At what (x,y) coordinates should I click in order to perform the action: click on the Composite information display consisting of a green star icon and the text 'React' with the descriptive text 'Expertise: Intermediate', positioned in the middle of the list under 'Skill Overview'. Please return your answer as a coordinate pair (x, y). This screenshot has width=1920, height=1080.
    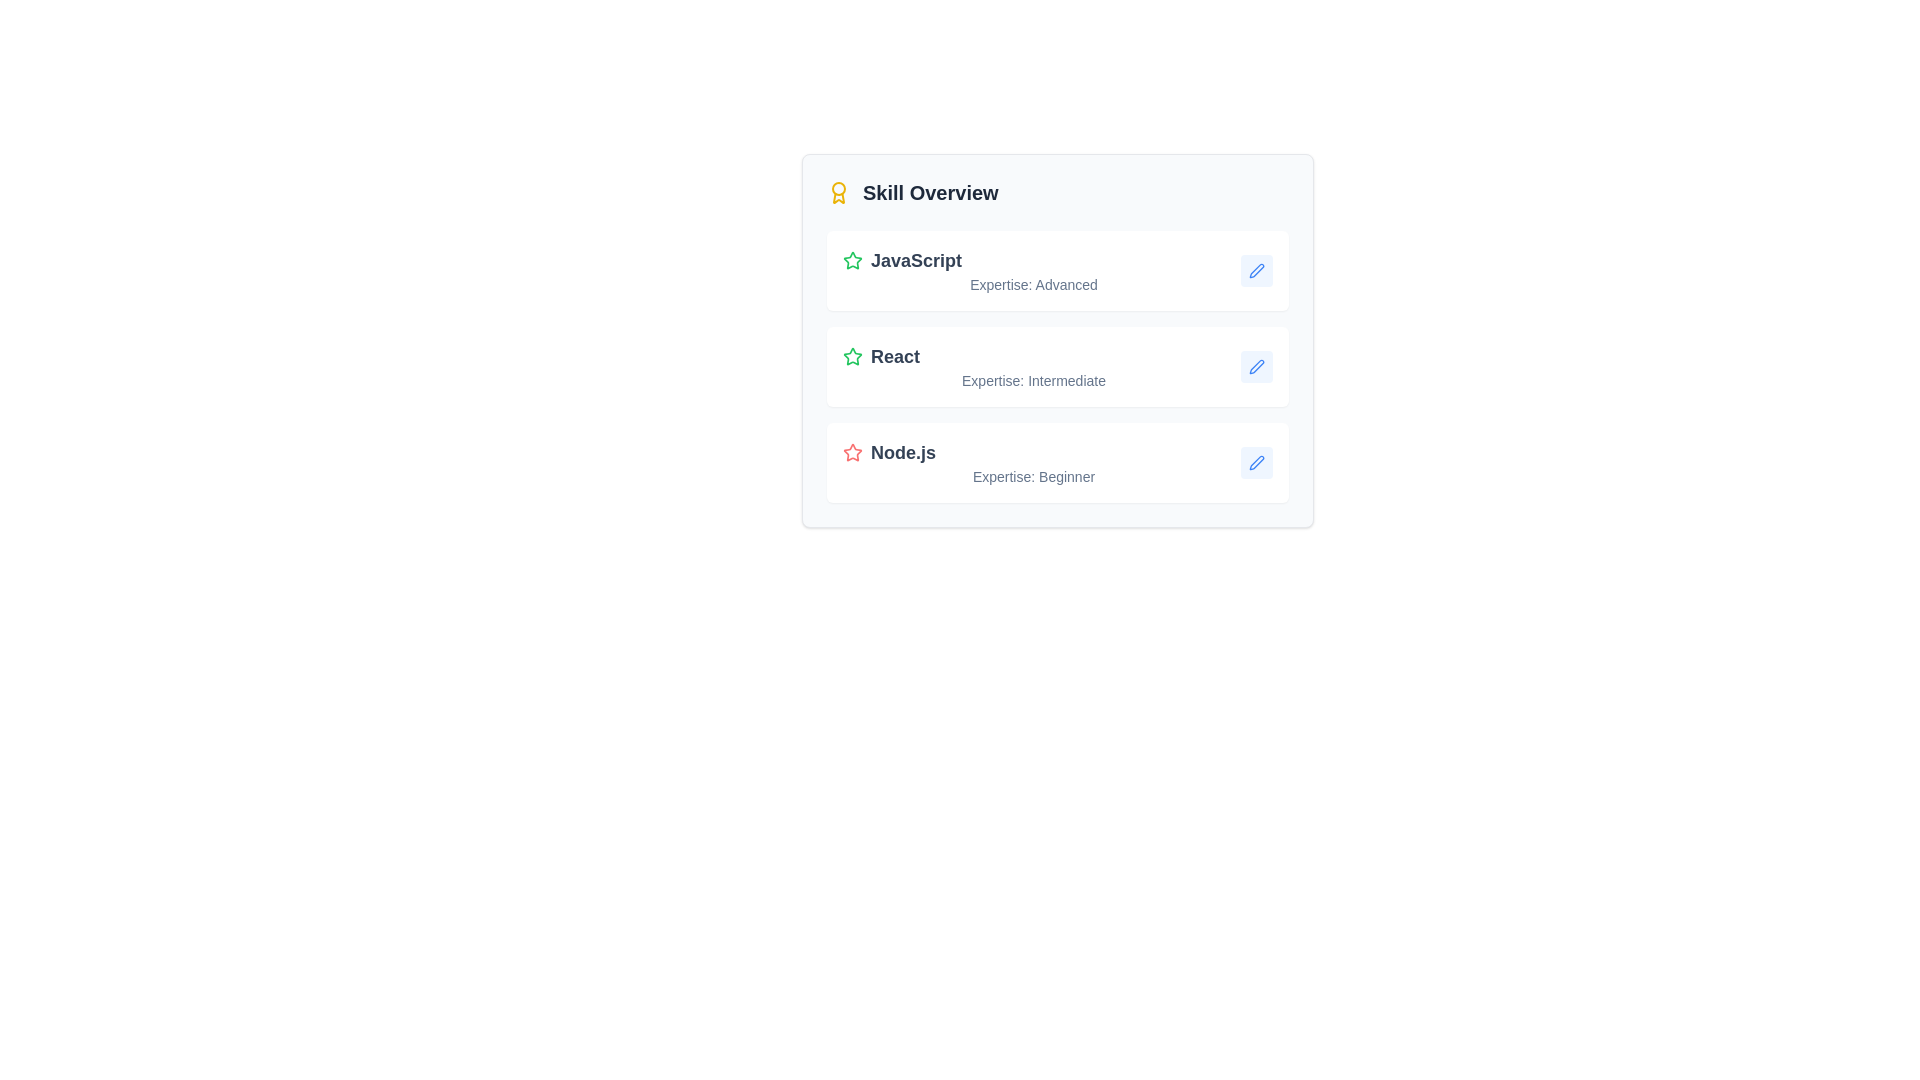
    Looking at the image, I should click on (1033, 366).